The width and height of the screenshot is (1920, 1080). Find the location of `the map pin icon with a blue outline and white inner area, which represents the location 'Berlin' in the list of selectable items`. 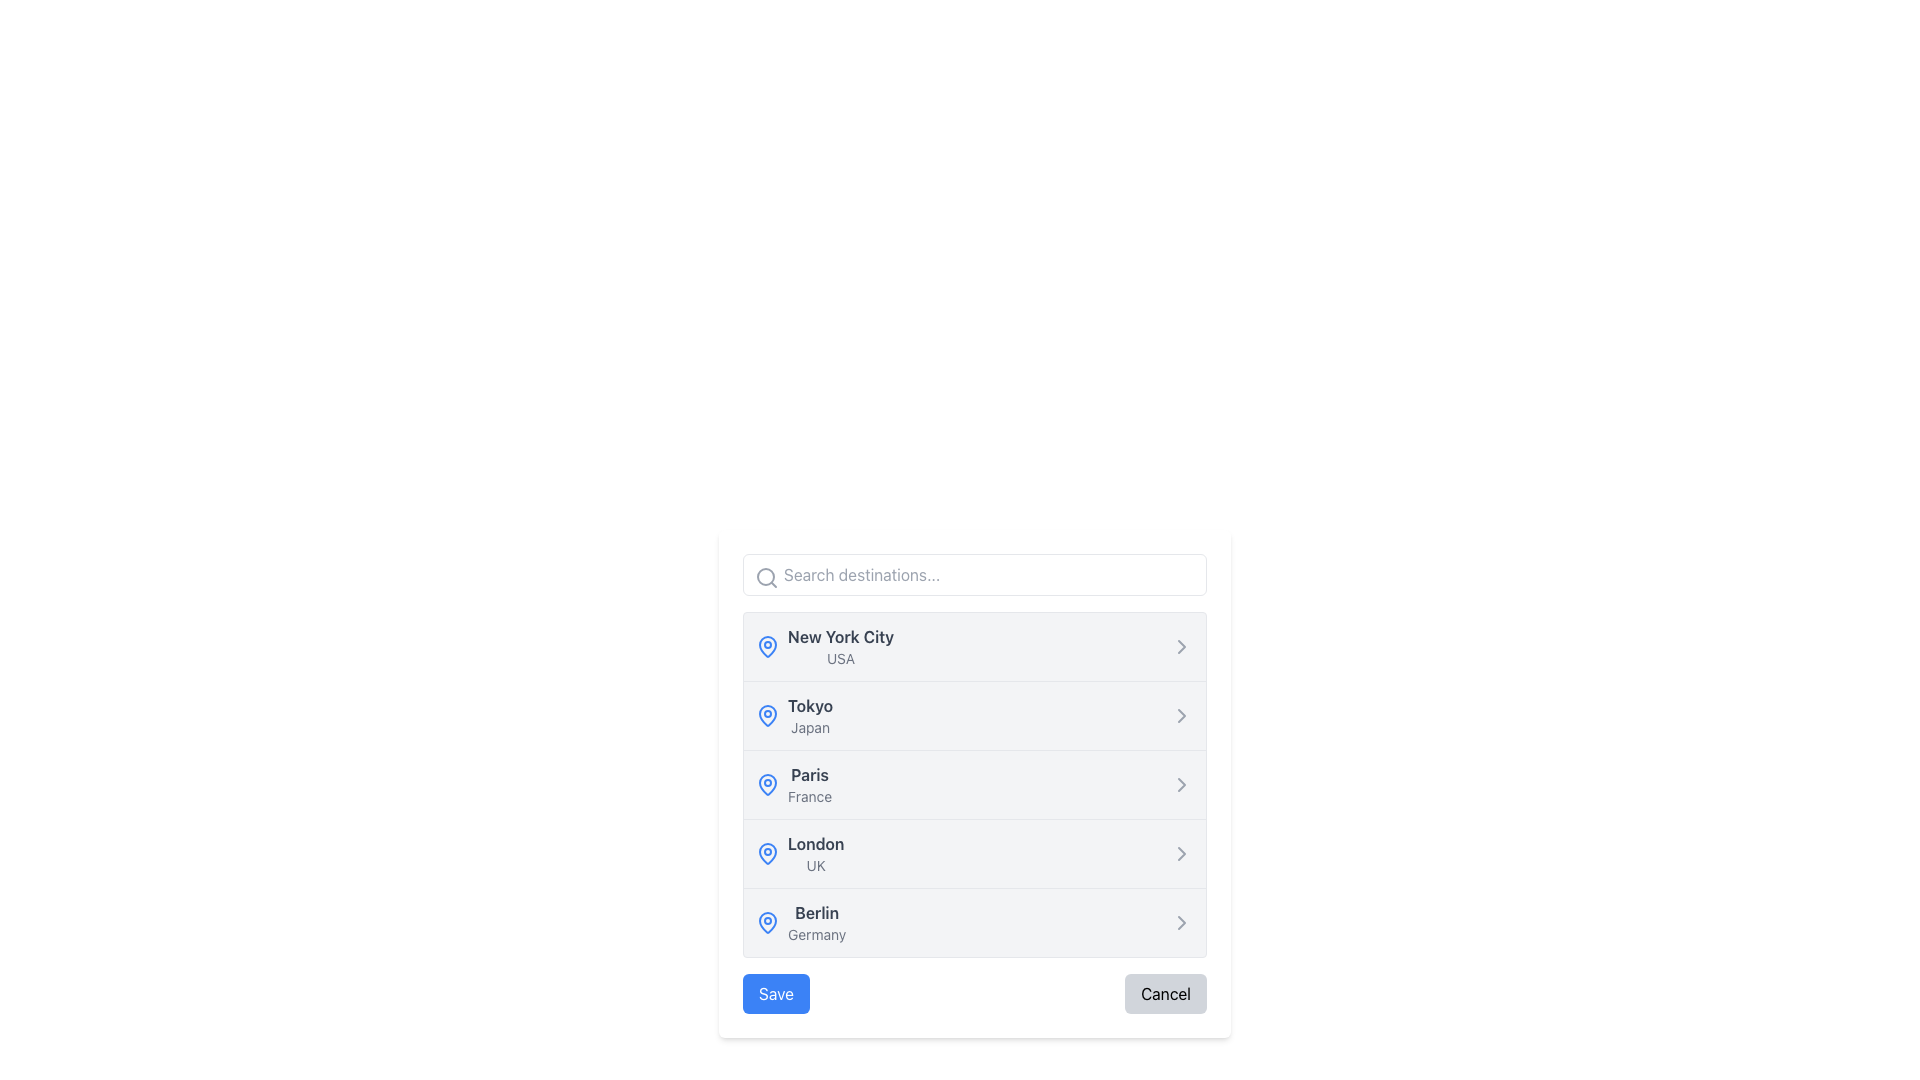

the map pin icon with a blue outline and white inner area, which represents the location 'Berlin' in the list of selectable items is located at coordinates (767, 922).